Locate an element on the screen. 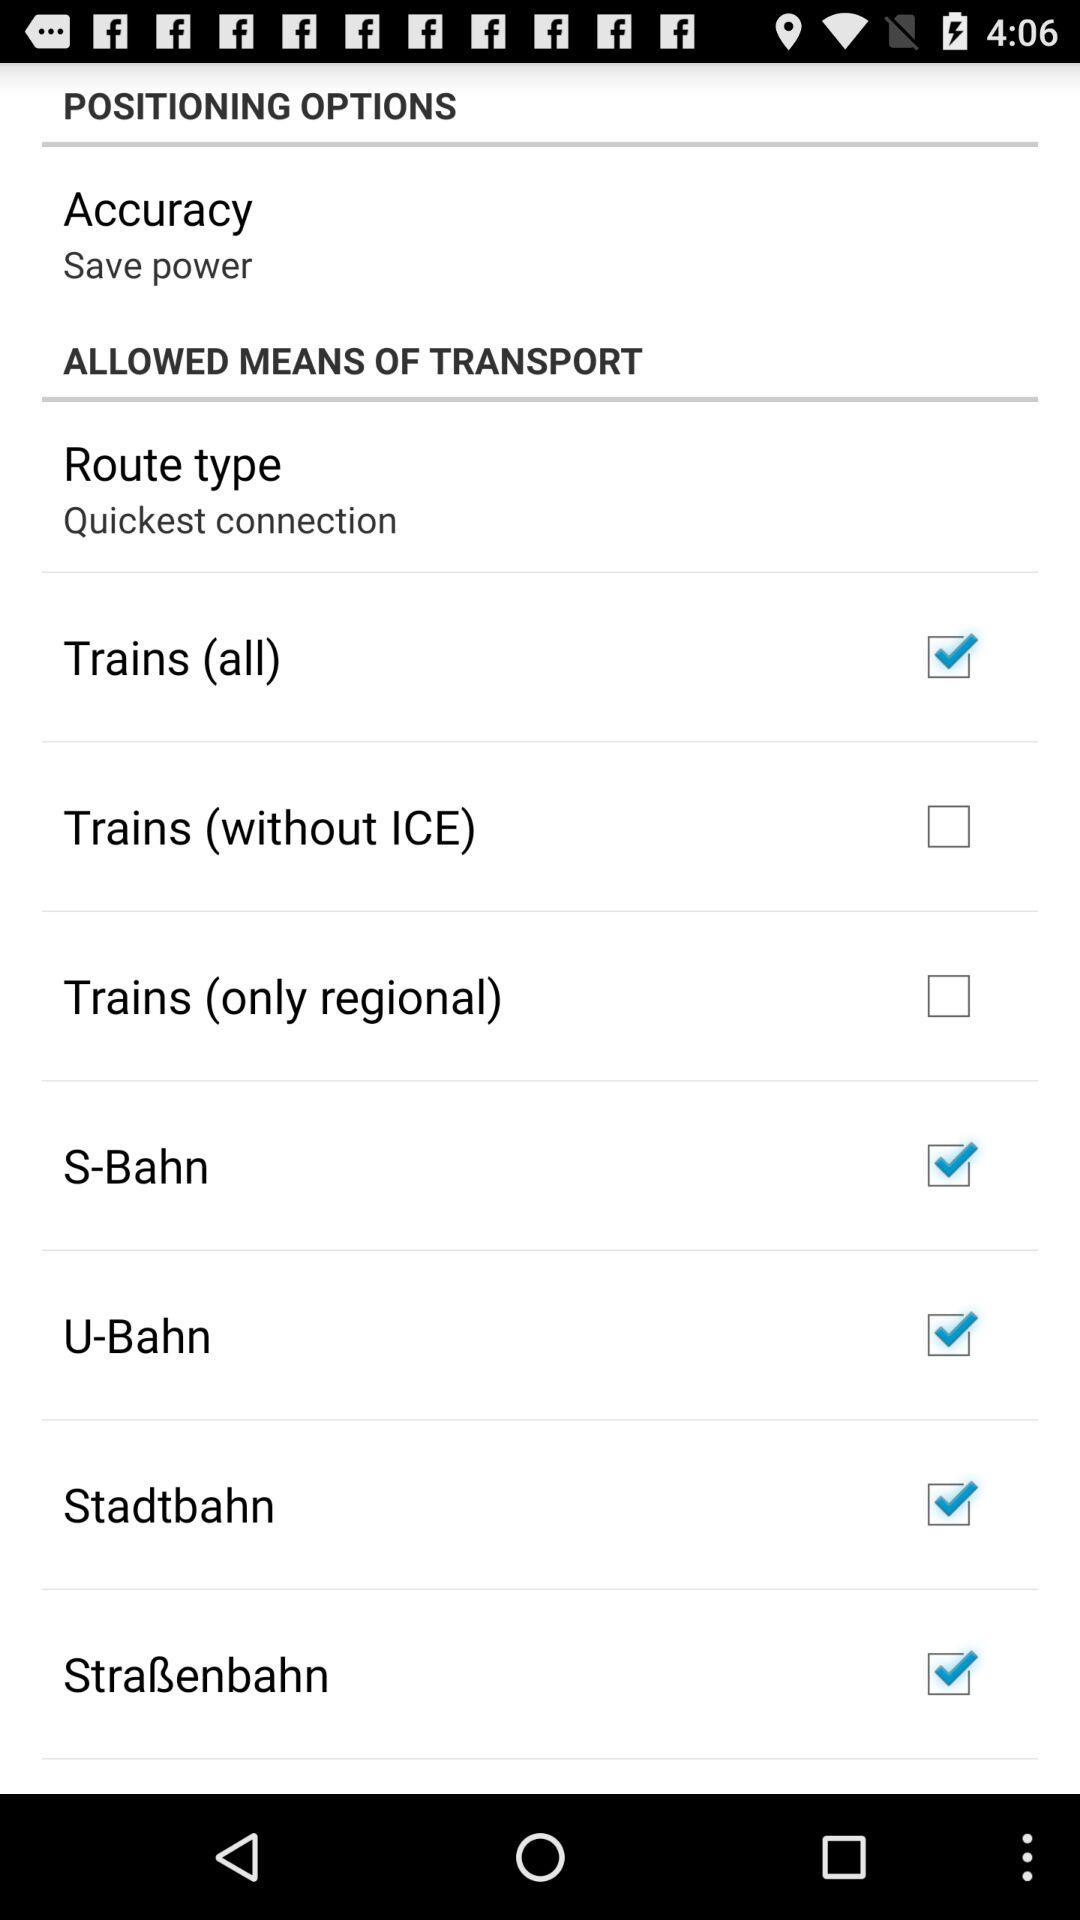 This screenshot has width=1080, height=1920. the app below trains (without ice) app is located at coordinates (283, 995).